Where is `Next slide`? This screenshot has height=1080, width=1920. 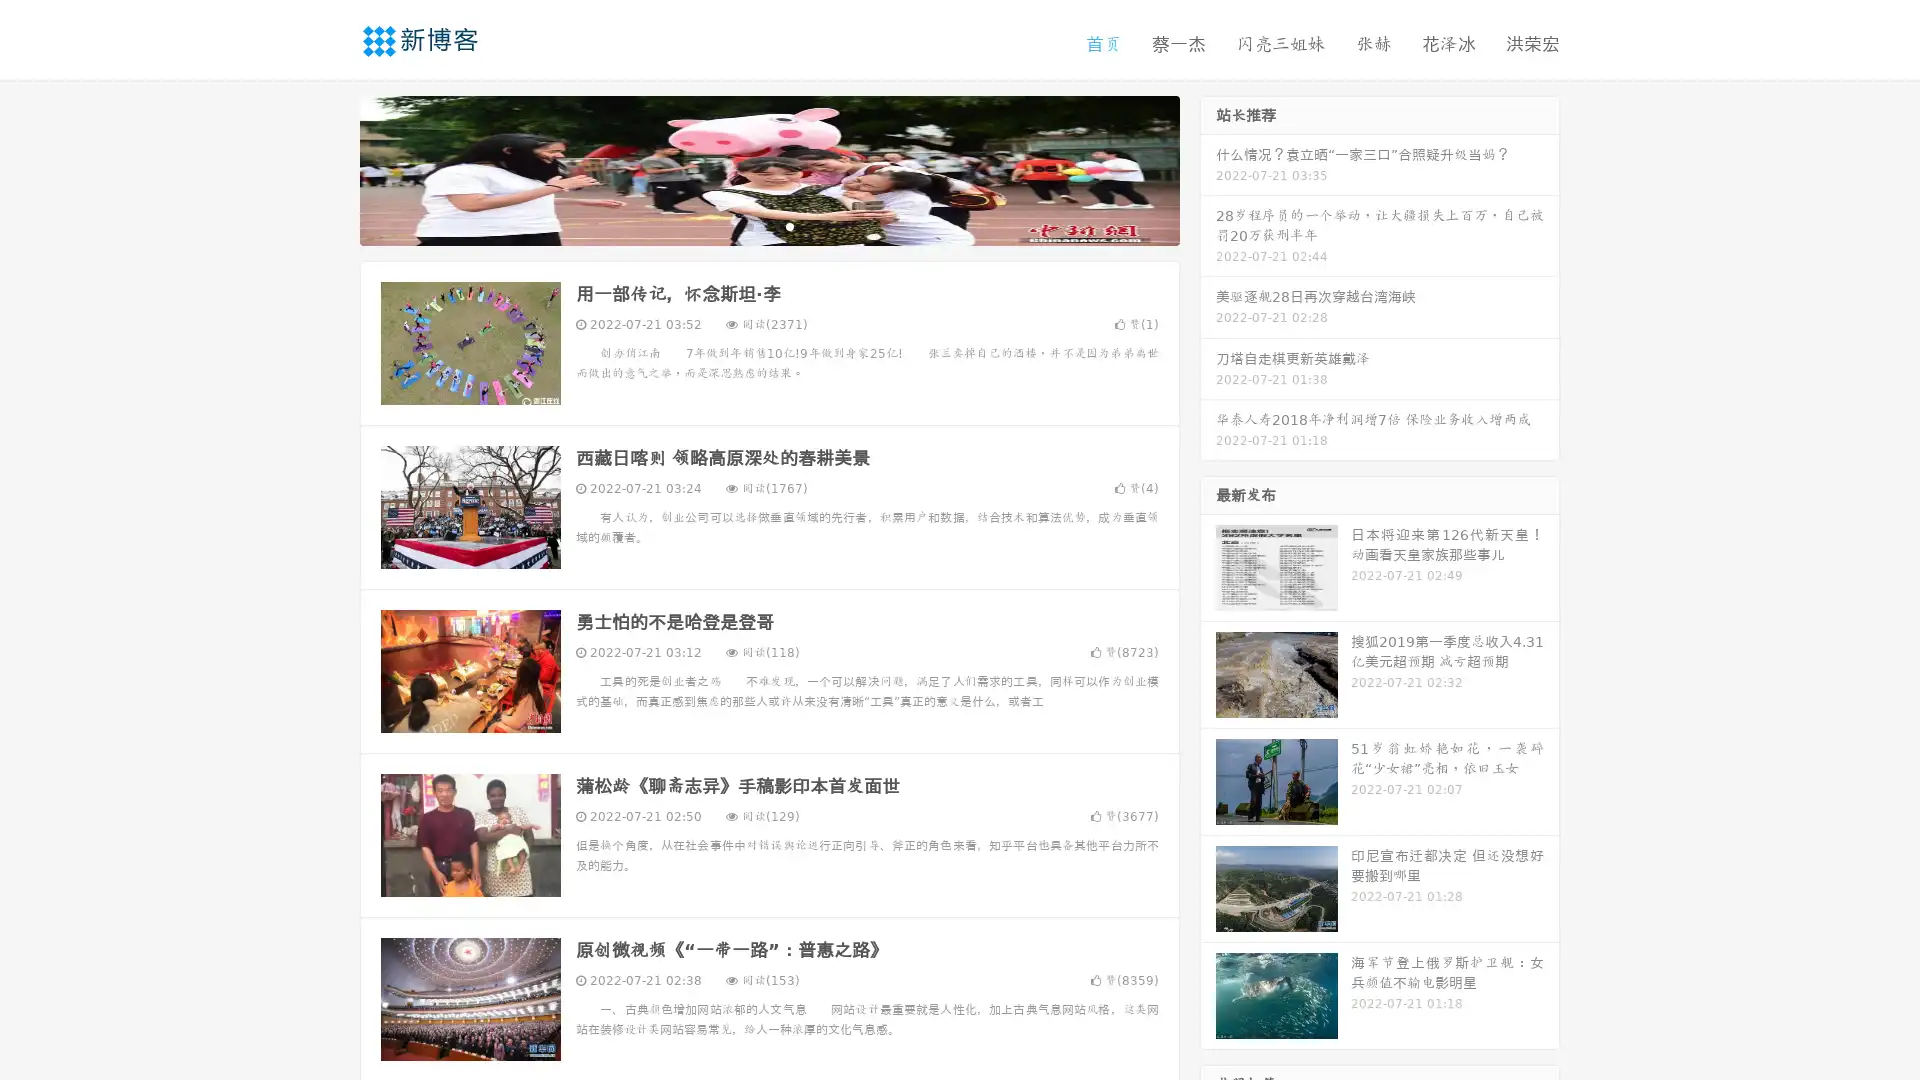 Next slide is located at coordinates (1208, 168).